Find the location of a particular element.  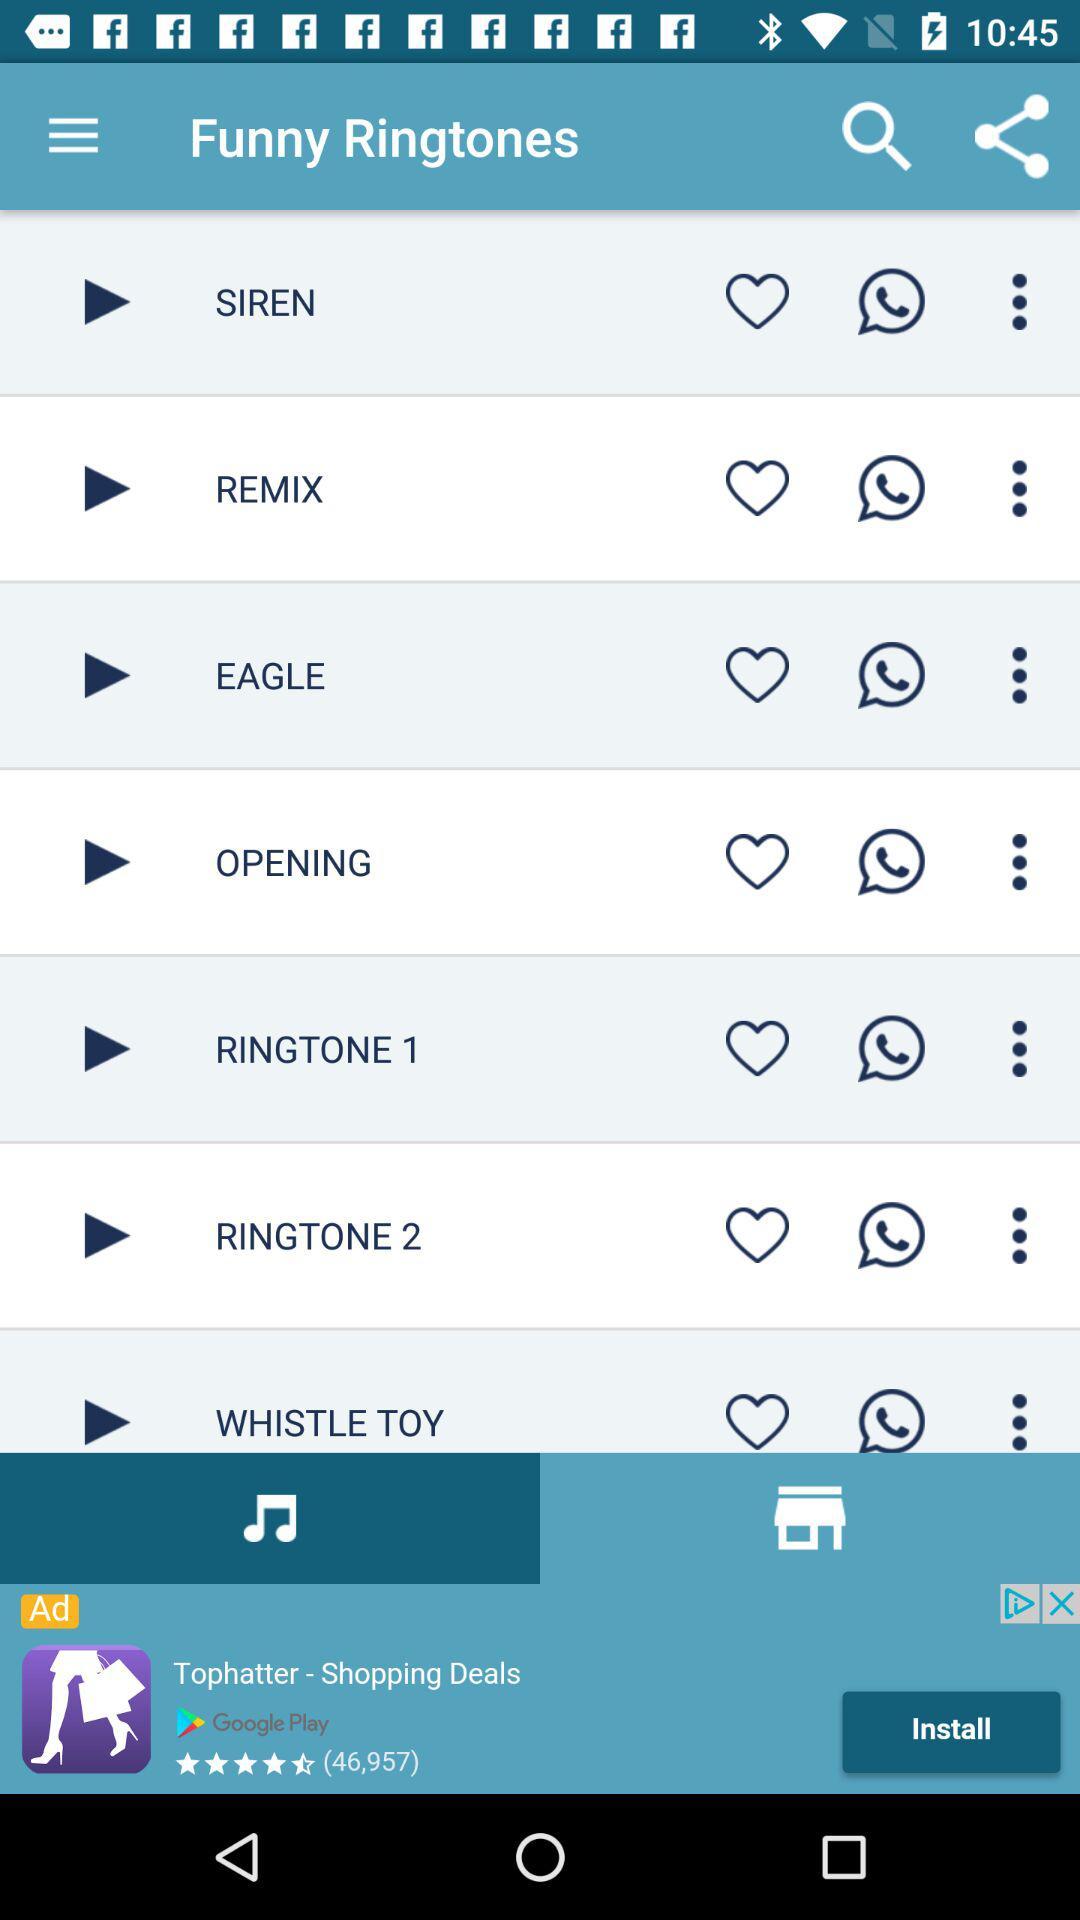

like button is located at coordinates (757, 1234).